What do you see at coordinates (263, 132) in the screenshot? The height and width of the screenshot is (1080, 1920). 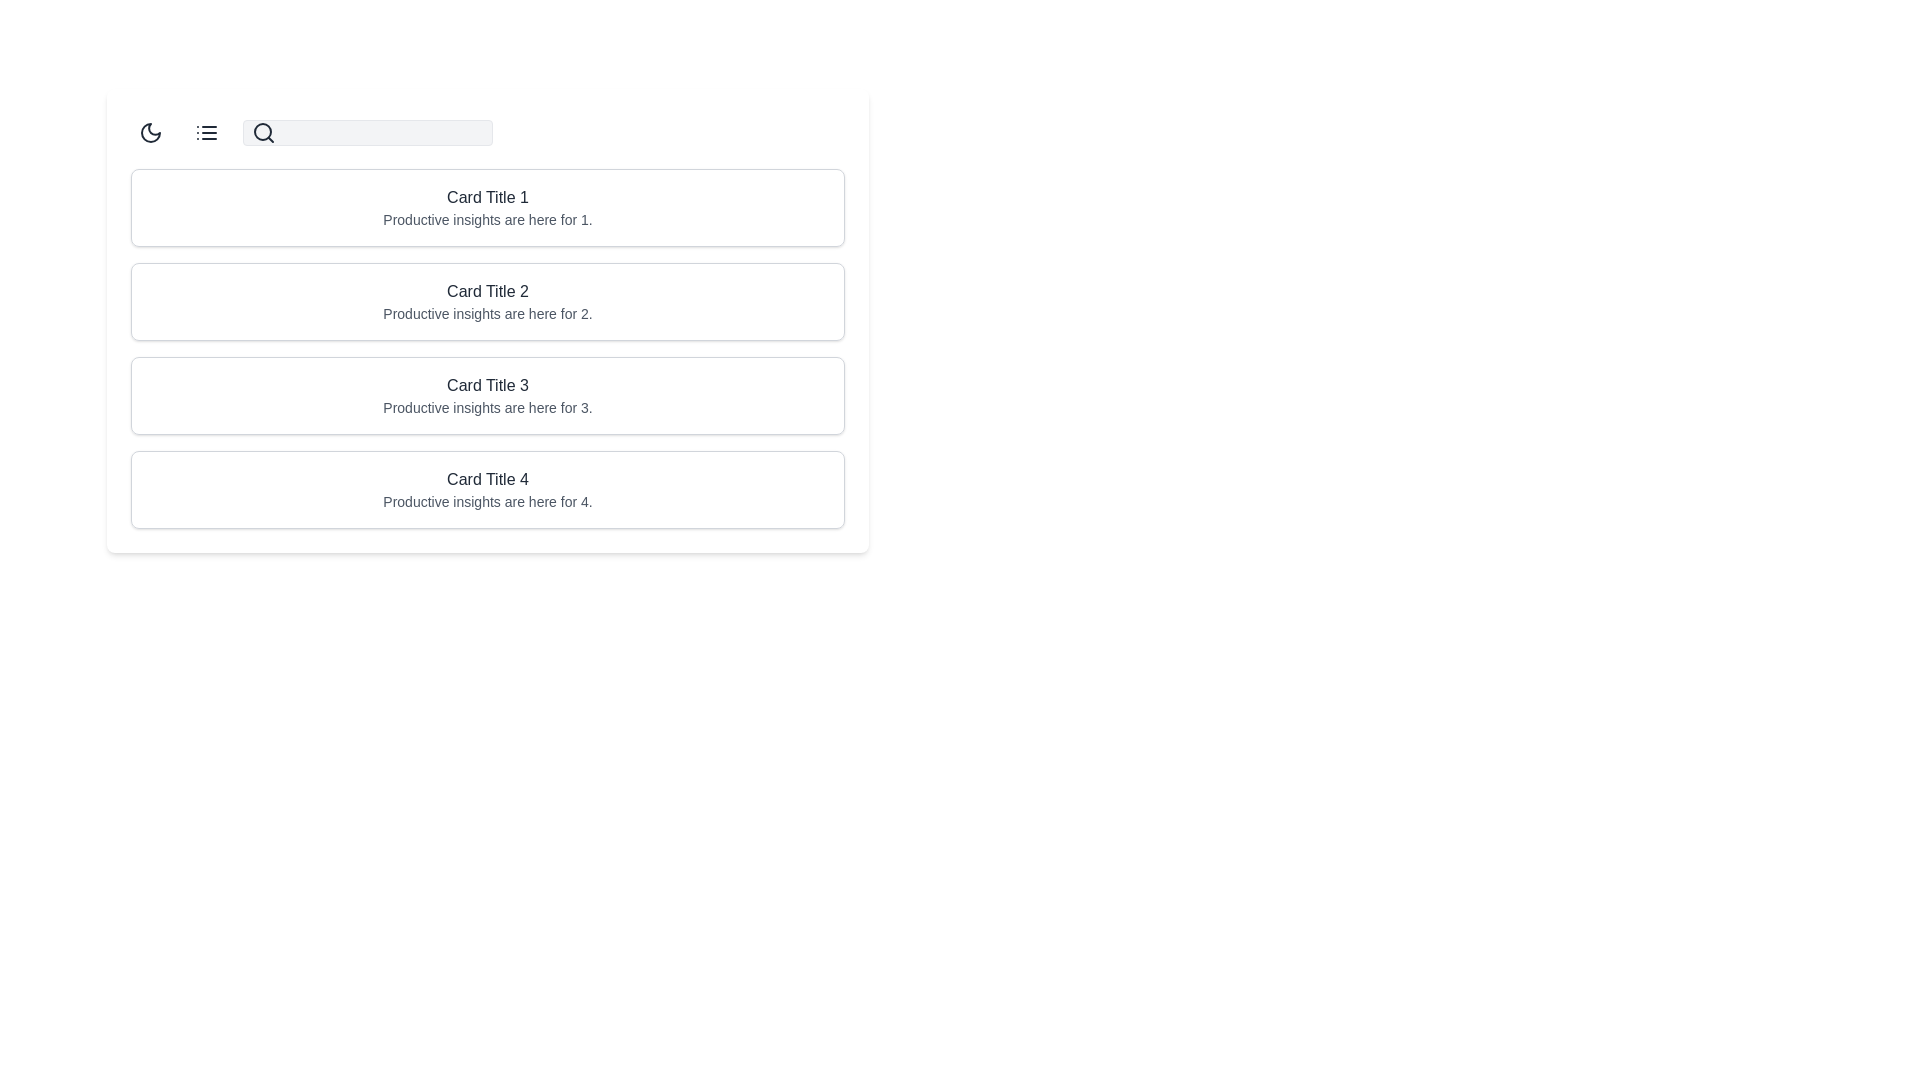 I see `the search icon located near the top-left corner of the interface` at bounding box center [263, 132].